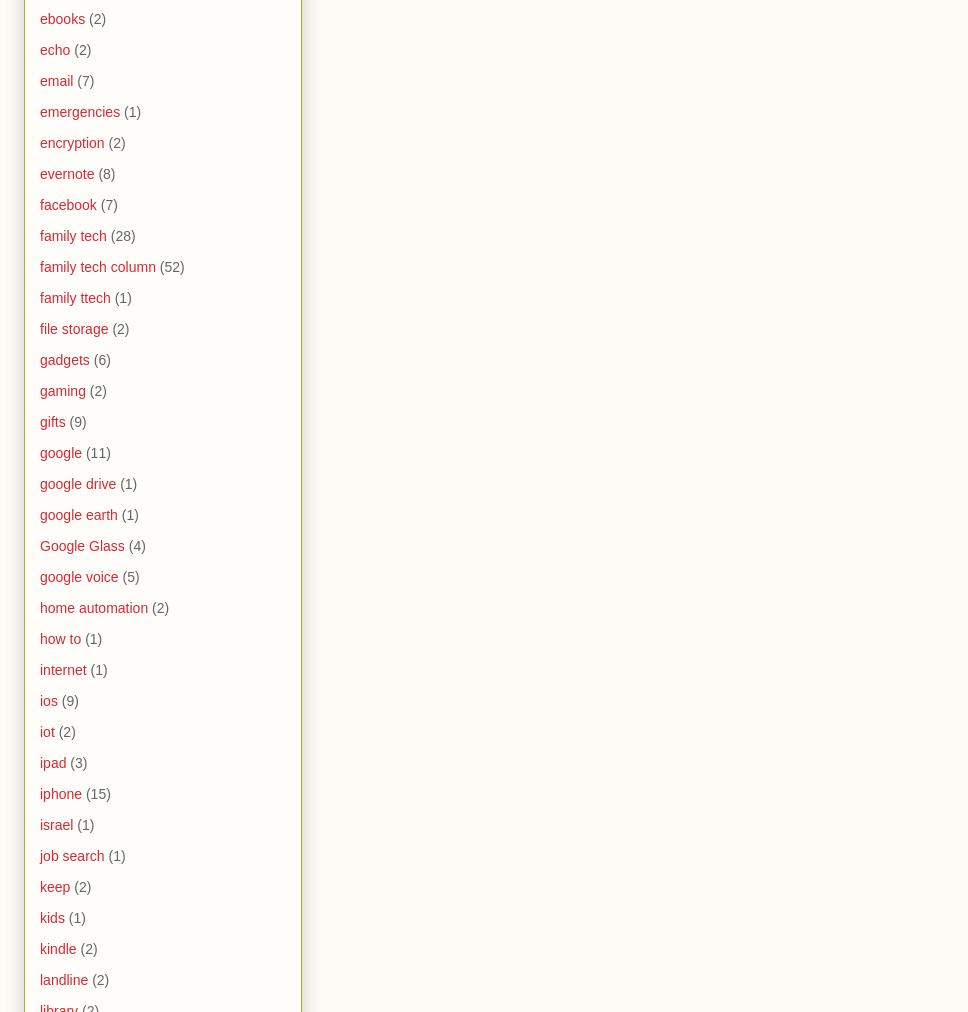 The height and width of the screenshot is (1012, 968). What do you see at coordinates (39, 514) in the screenshot?
I see `'google earth'` at bounding box center [39, 514].